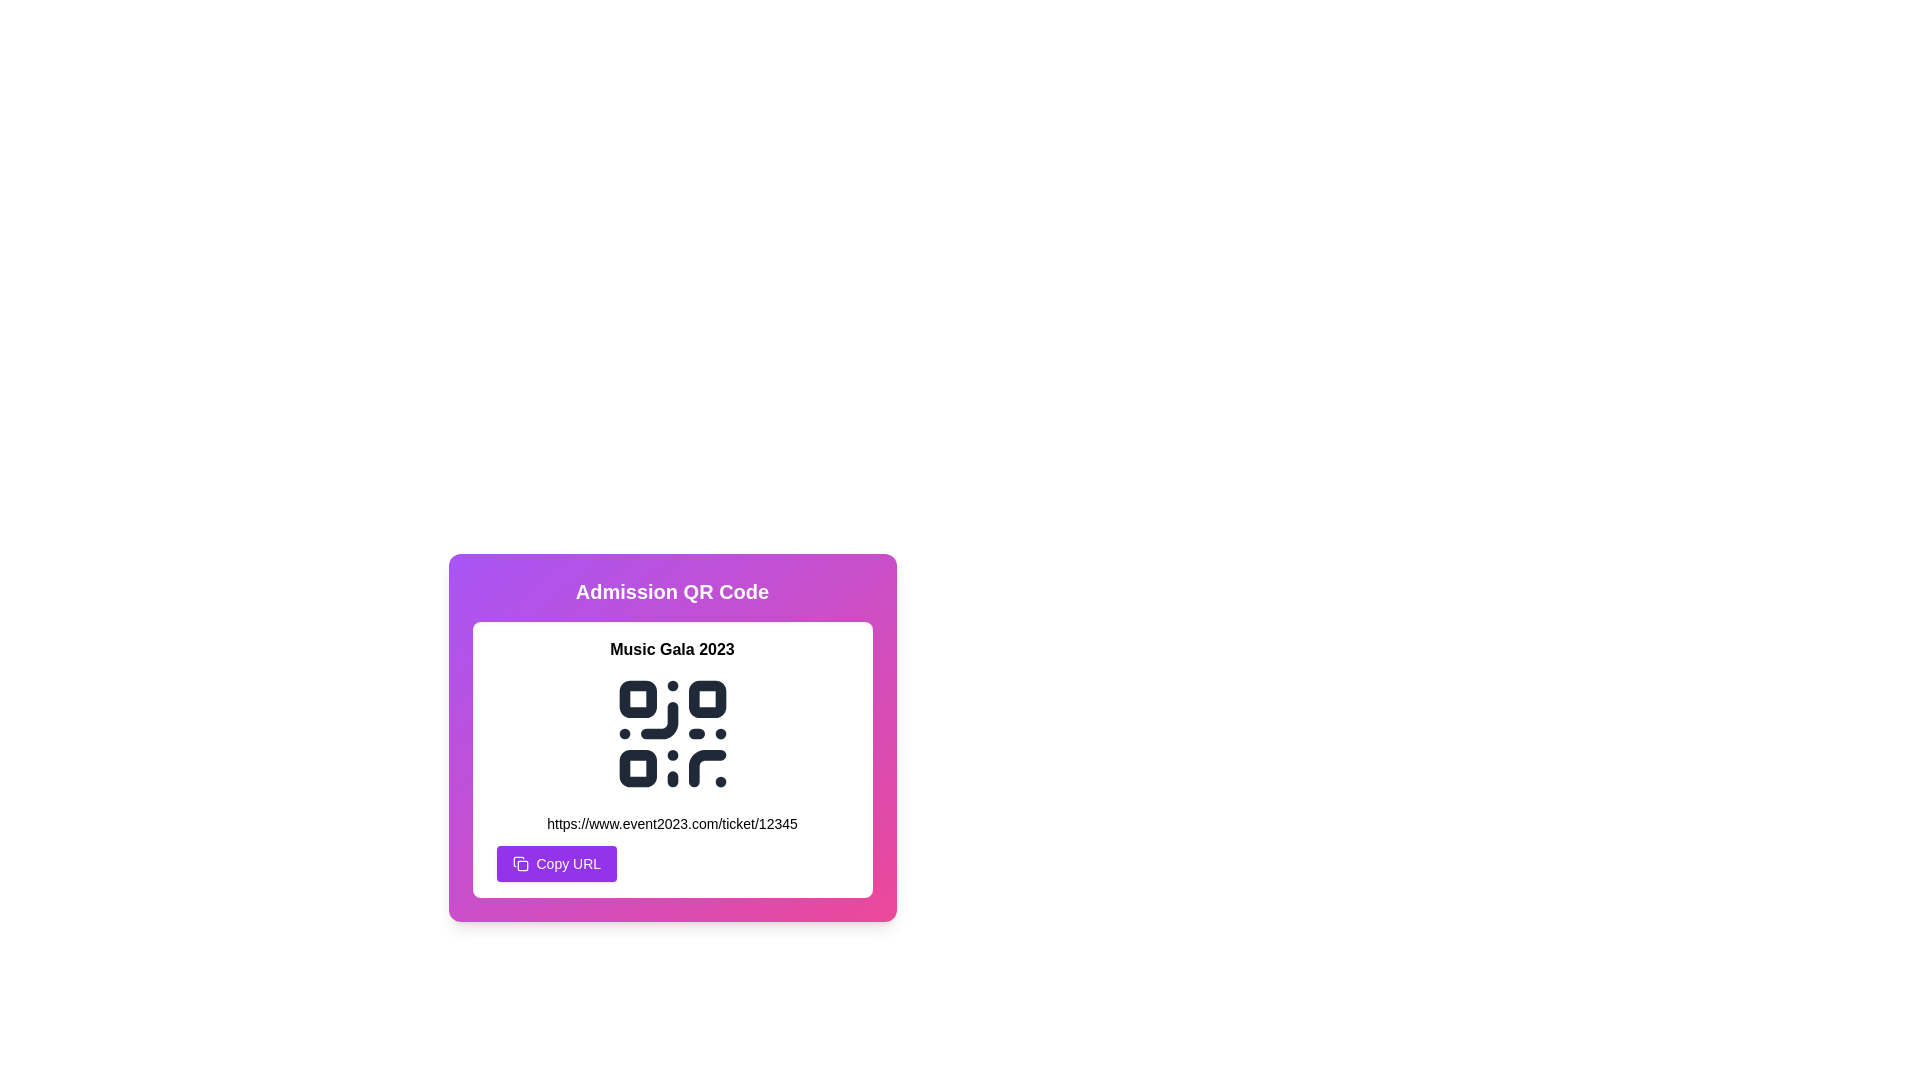 The height and width of the screenshot is (1080, 1920). I want to click on the QR code in the white card with rounded edges and a shadowed border, located directly below the title 'Admission QR Code' to scan it, so click(672, 759).